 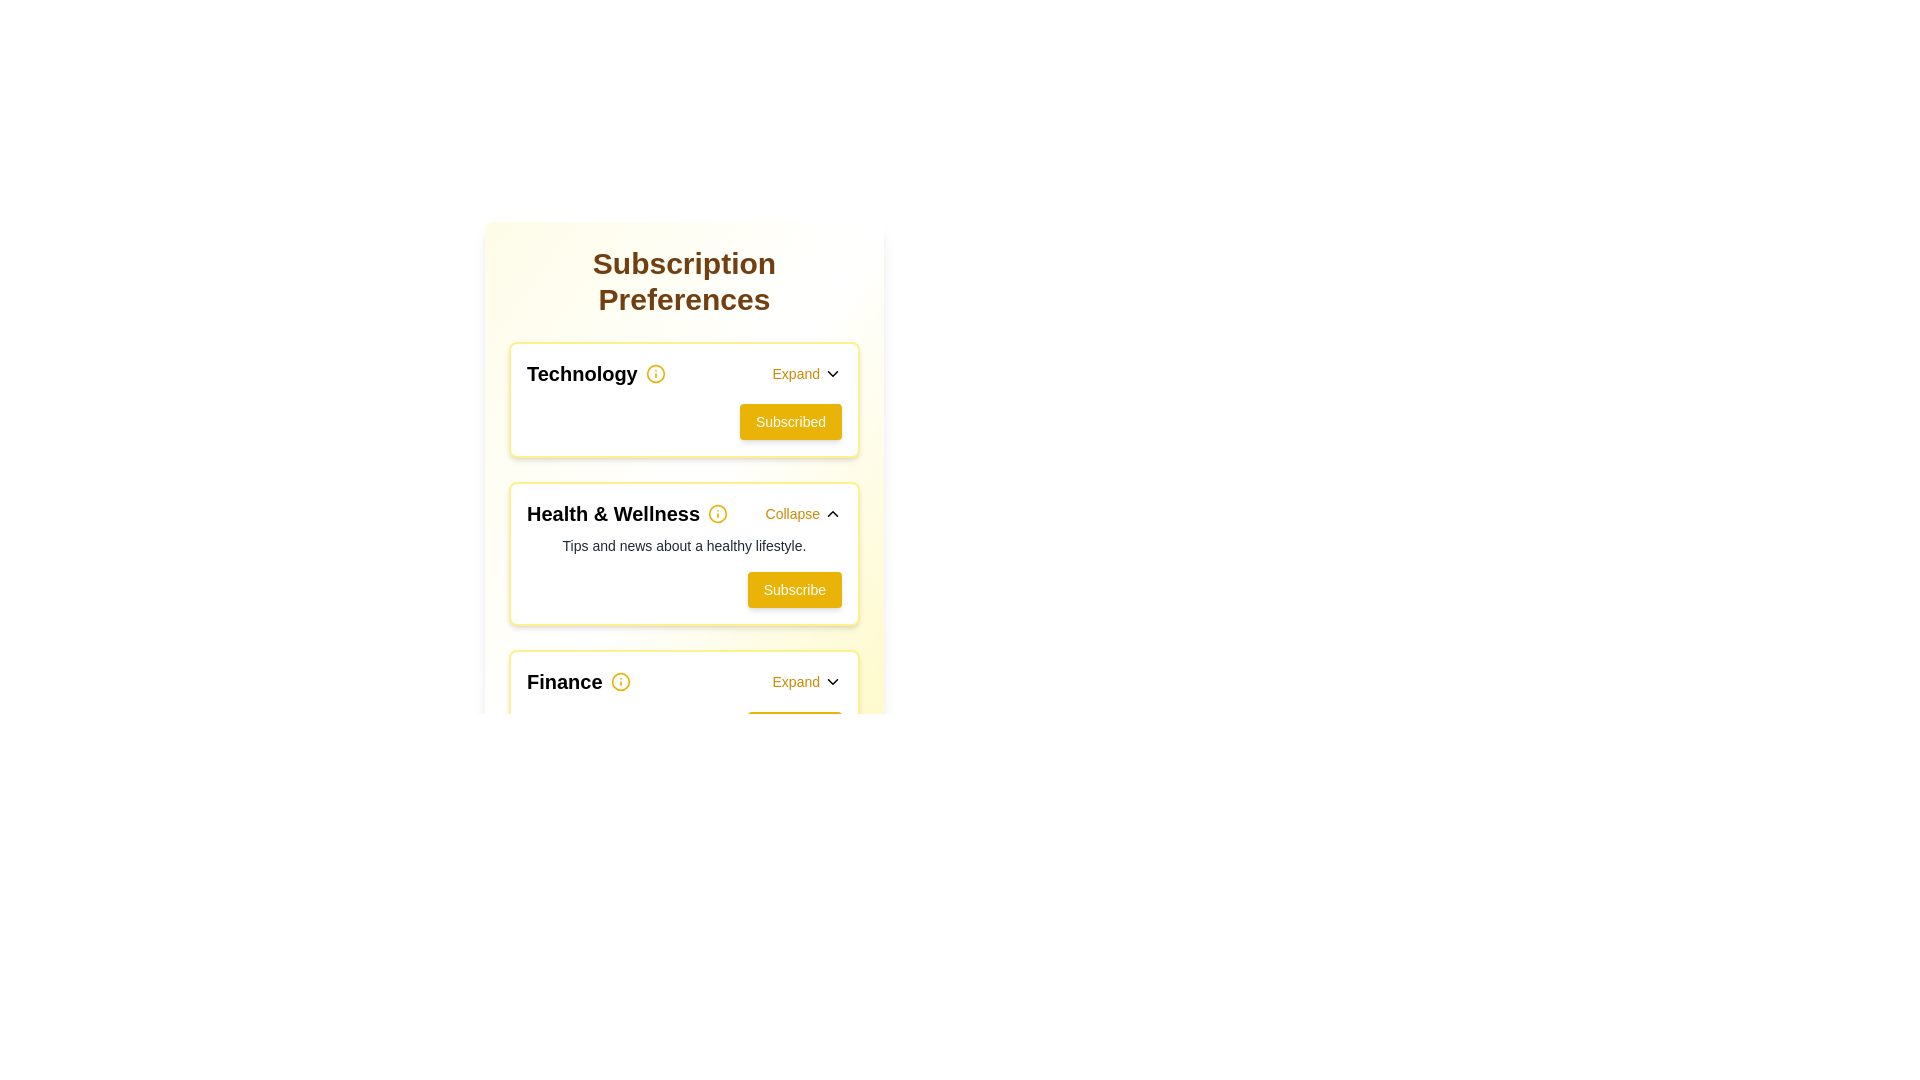 What do you see at coordinates (626, 512) in the screenshot?
I see `the 'Health & Wellness' text label in the subscription preferences section, which is displayed in bold, large font and is positioned between the 'Technology' and 'Finance' sections` at bounding box center [626, 512].